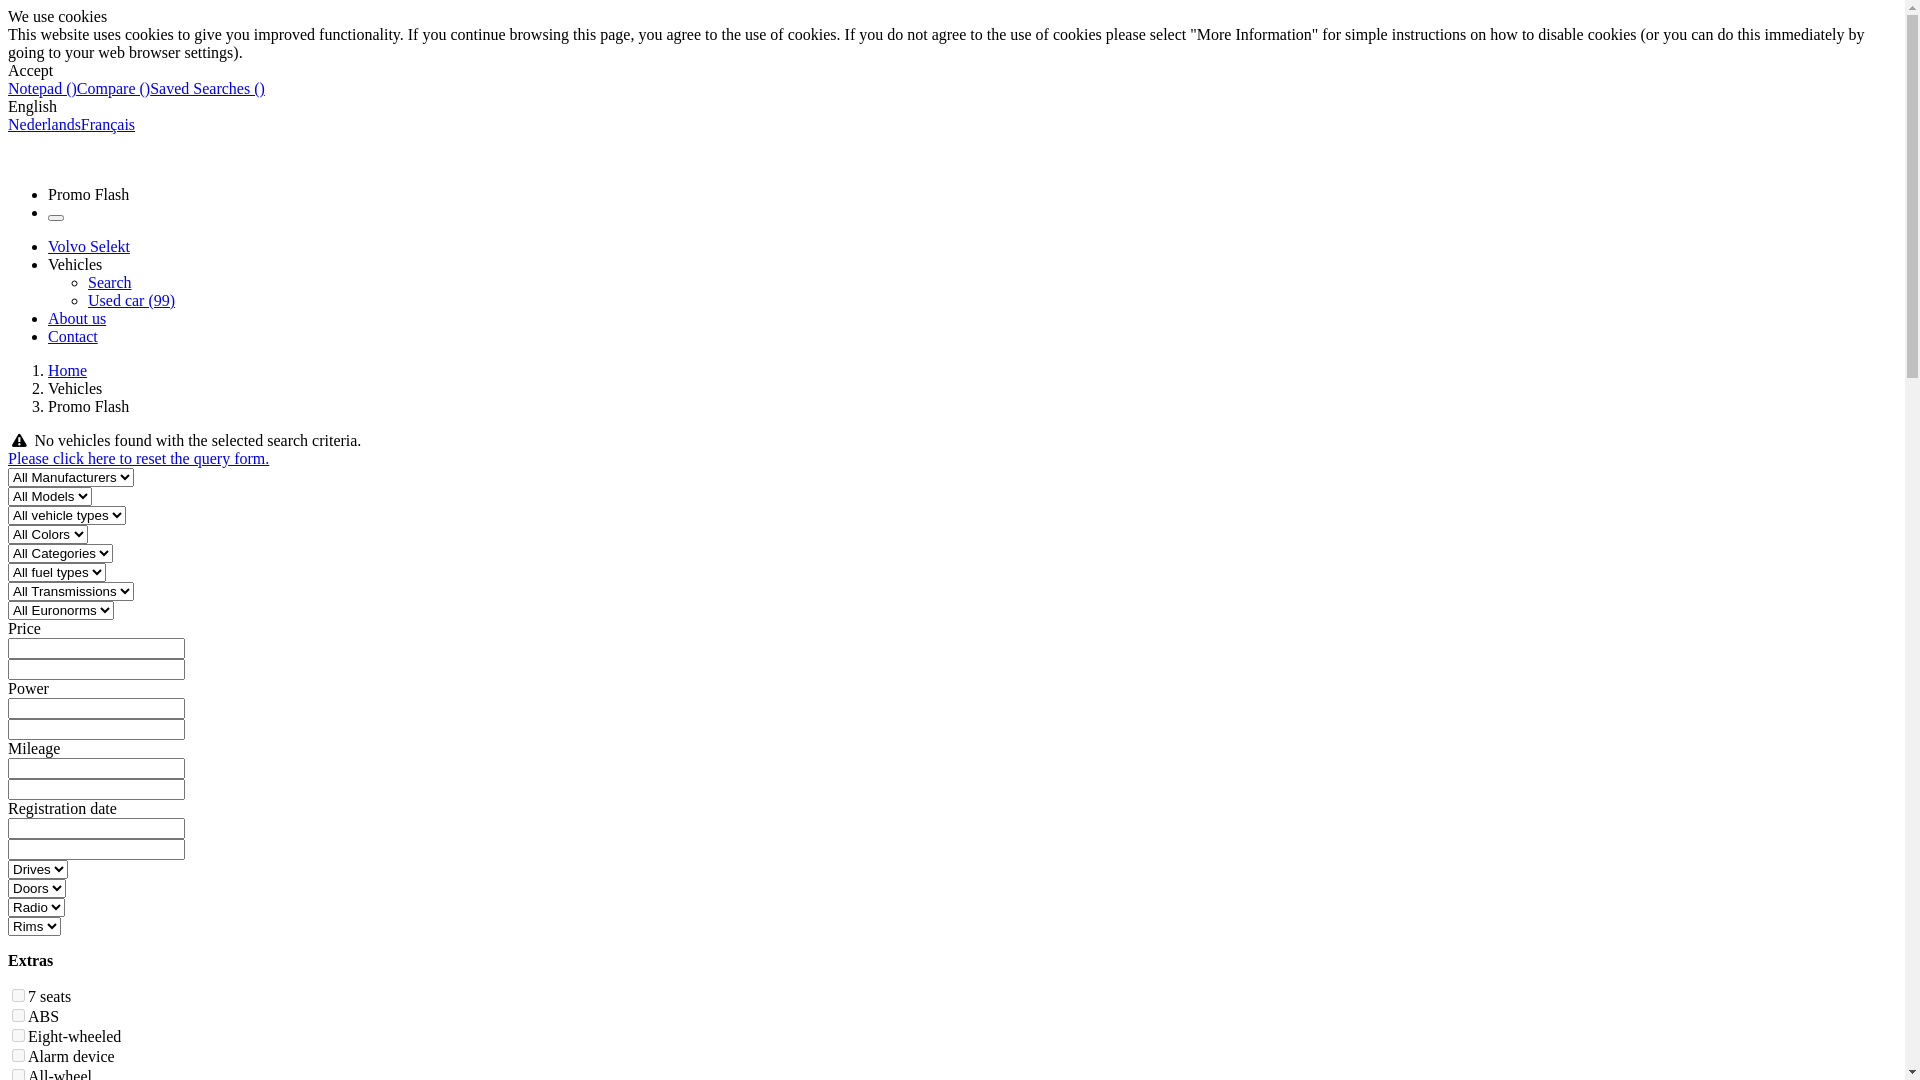  What do you see at coordinates (76, 317) in the screenshot?
I see `'About us'` at bounding box center [76, 317].